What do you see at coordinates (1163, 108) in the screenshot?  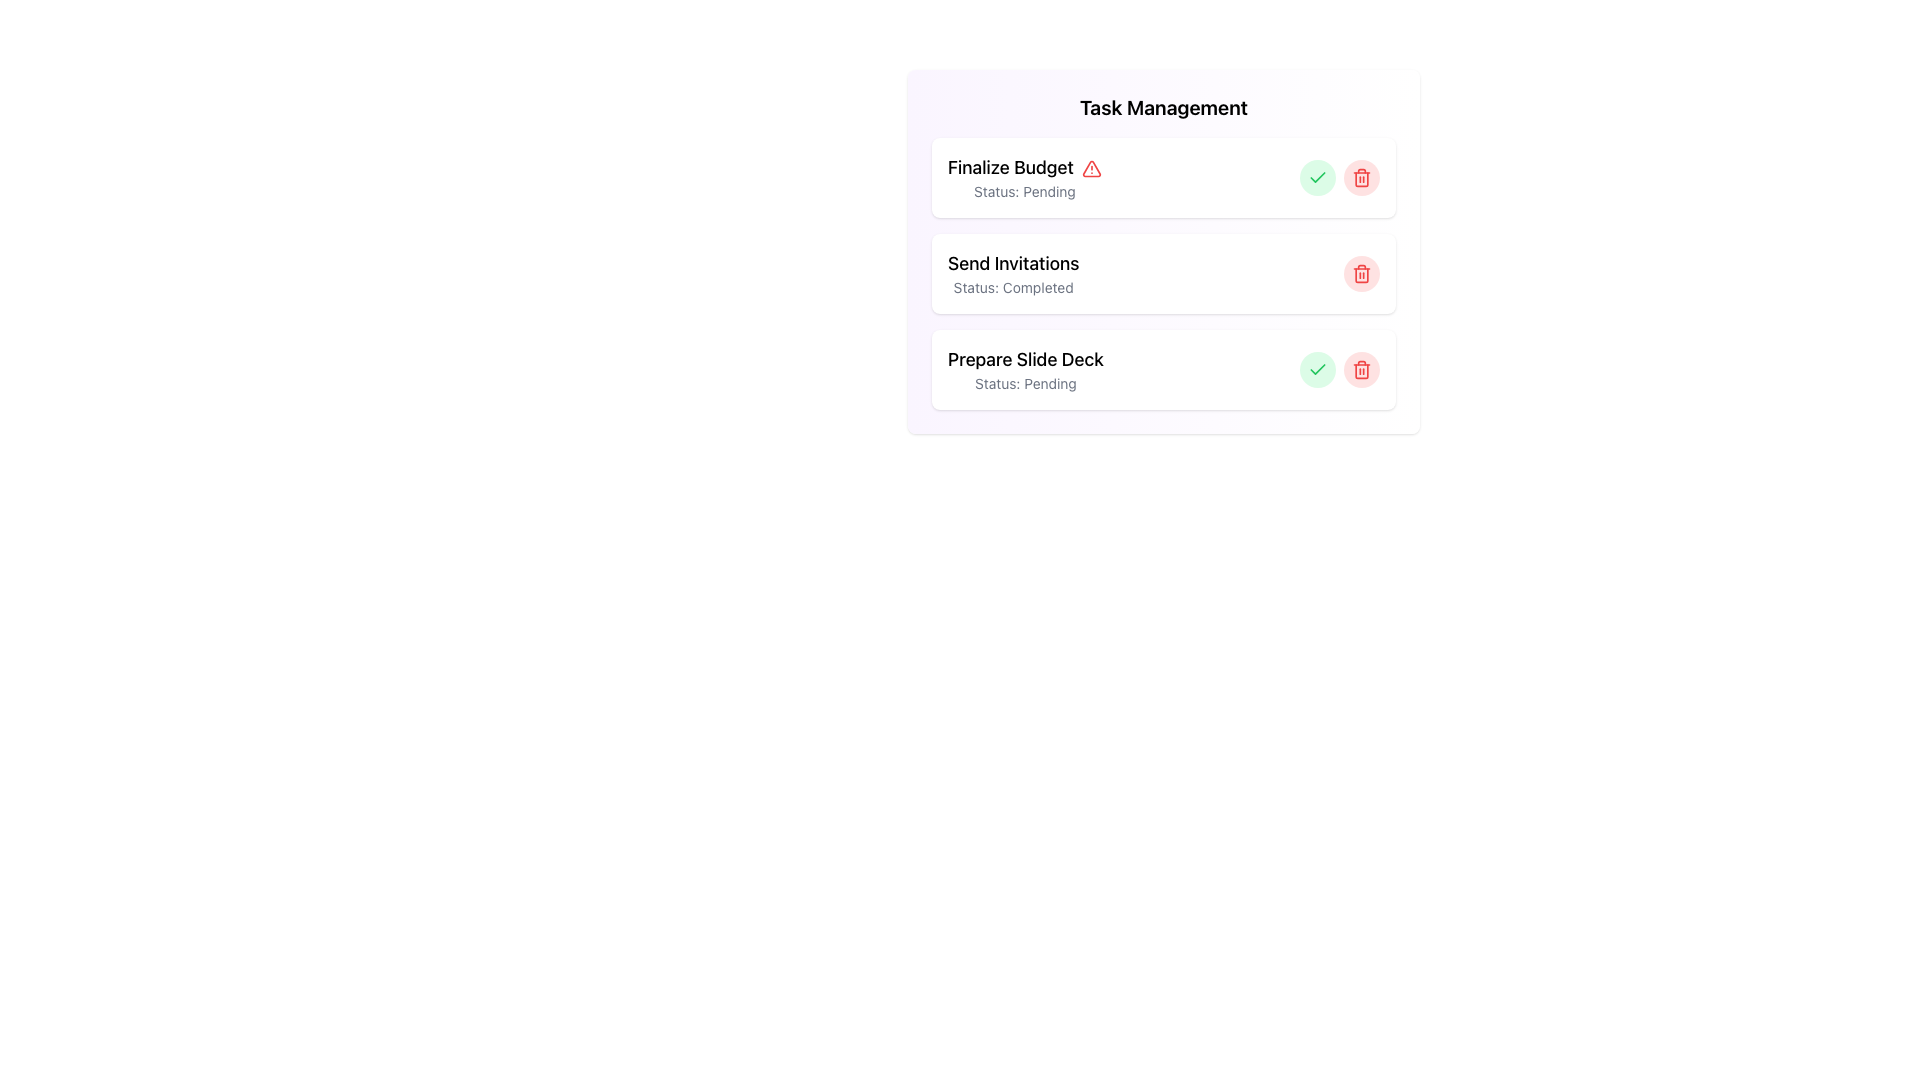 I see `text content of the heading element located at the top center of the task list panel, which provides an overview of the tasks` at bounding box center [1163, 108].